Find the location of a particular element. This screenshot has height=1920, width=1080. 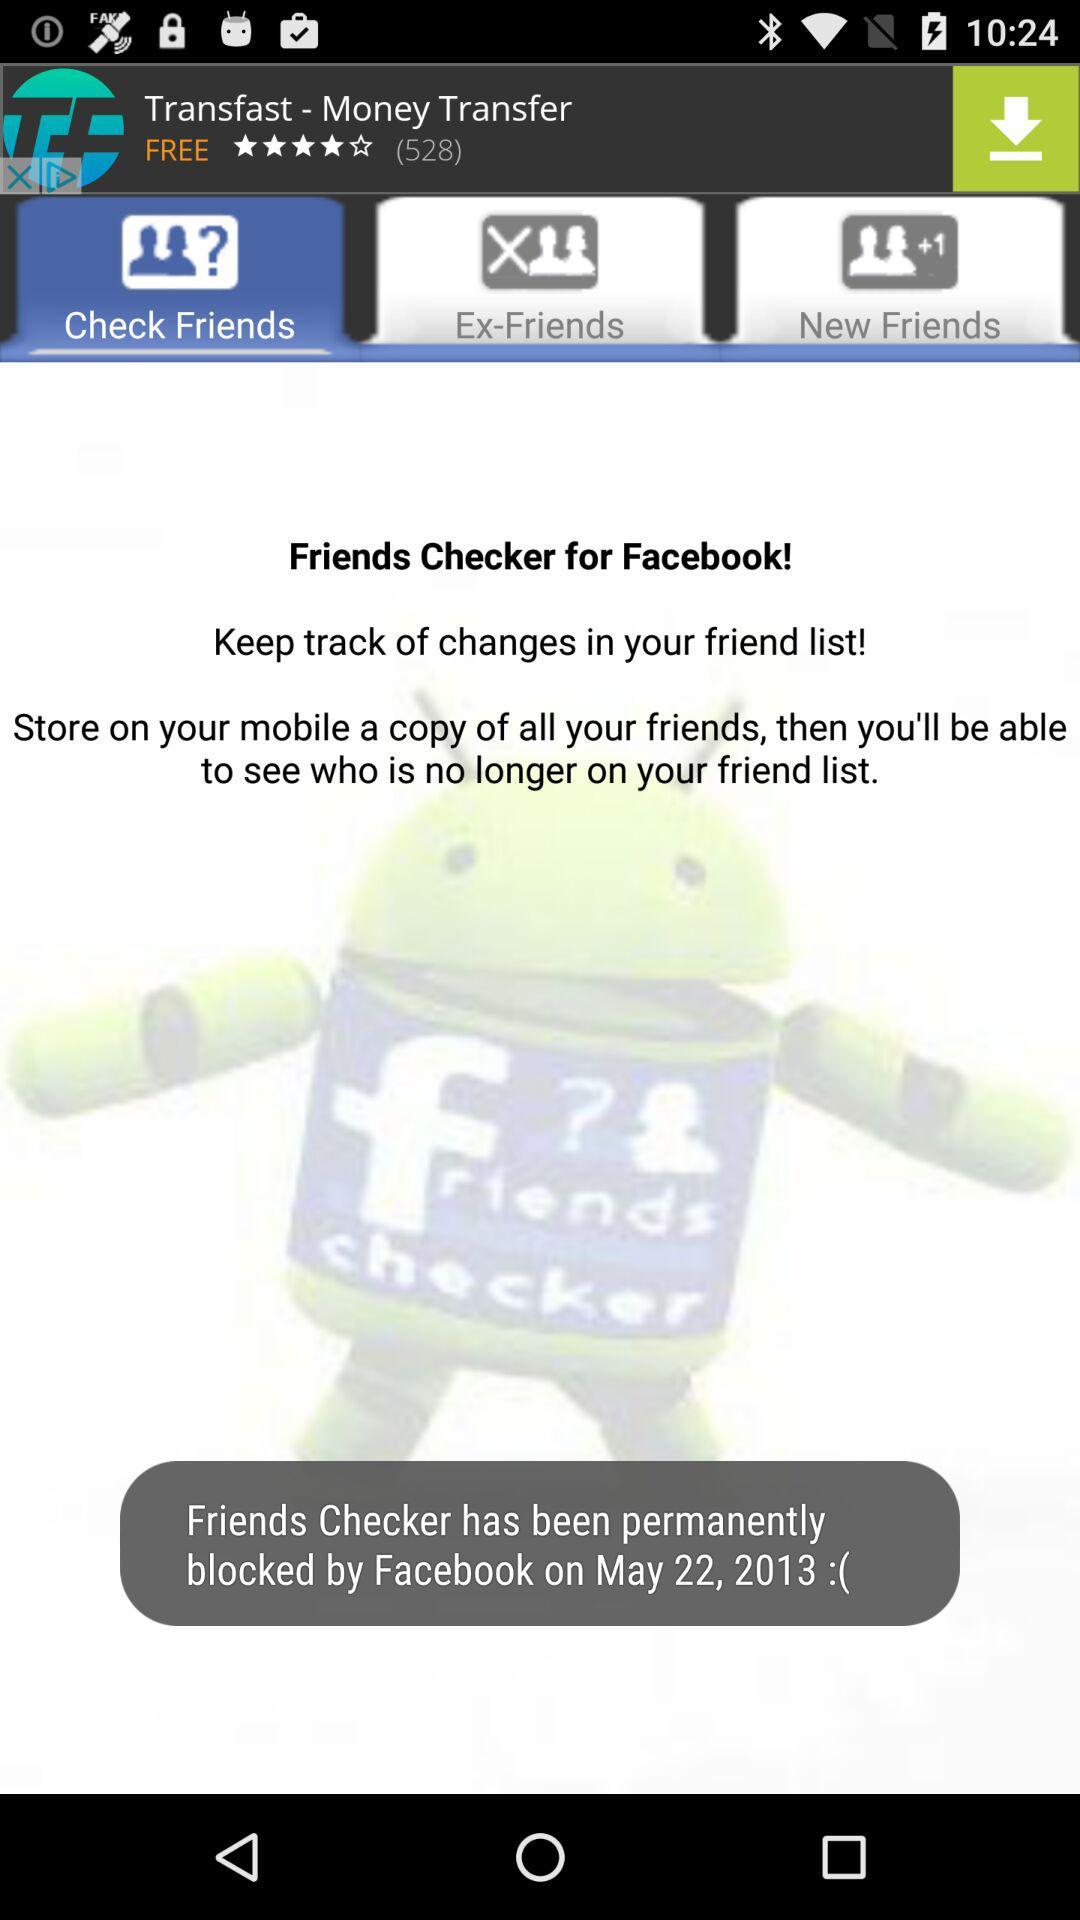

click the advertisement is located at coordinates (540, 127).